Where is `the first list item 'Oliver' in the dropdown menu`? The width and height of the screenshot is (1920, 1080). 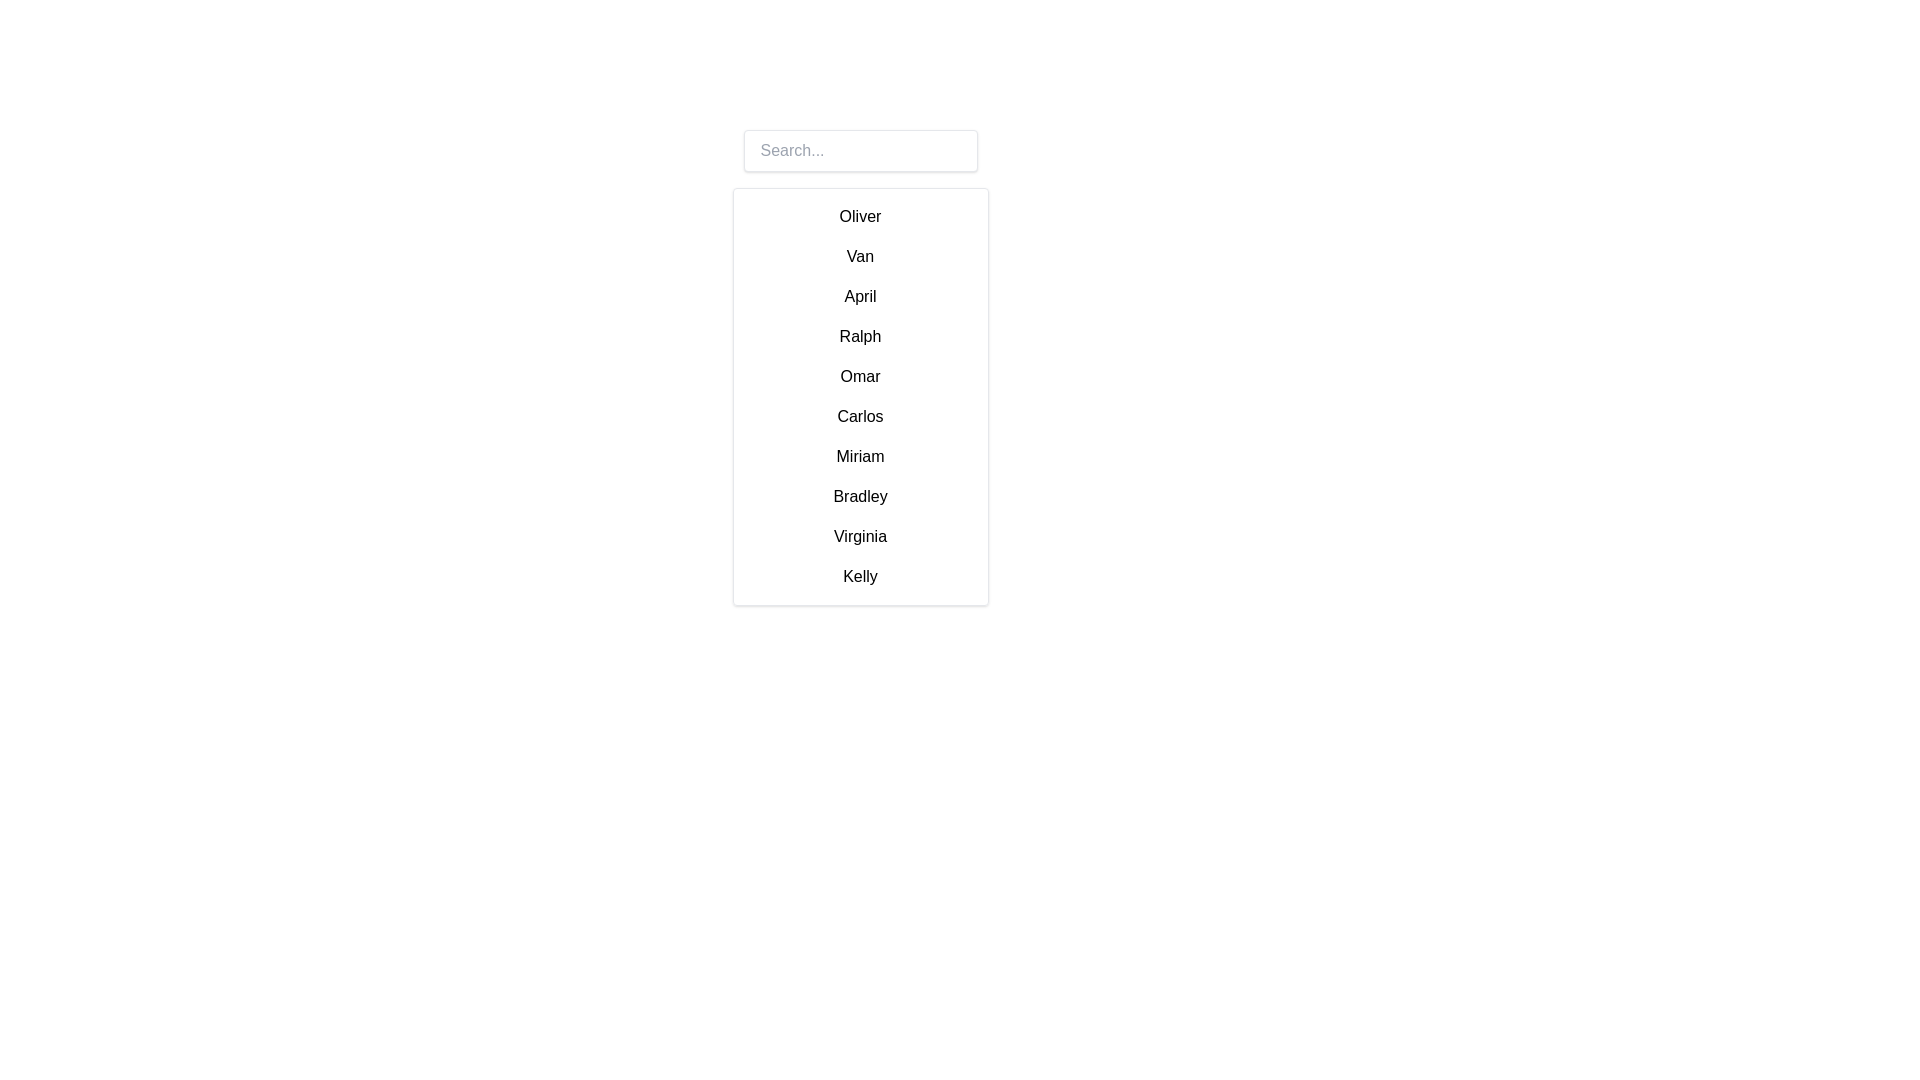 the first list item 'Oliver' in the dropdown menu is located at coordinates (860, 216).